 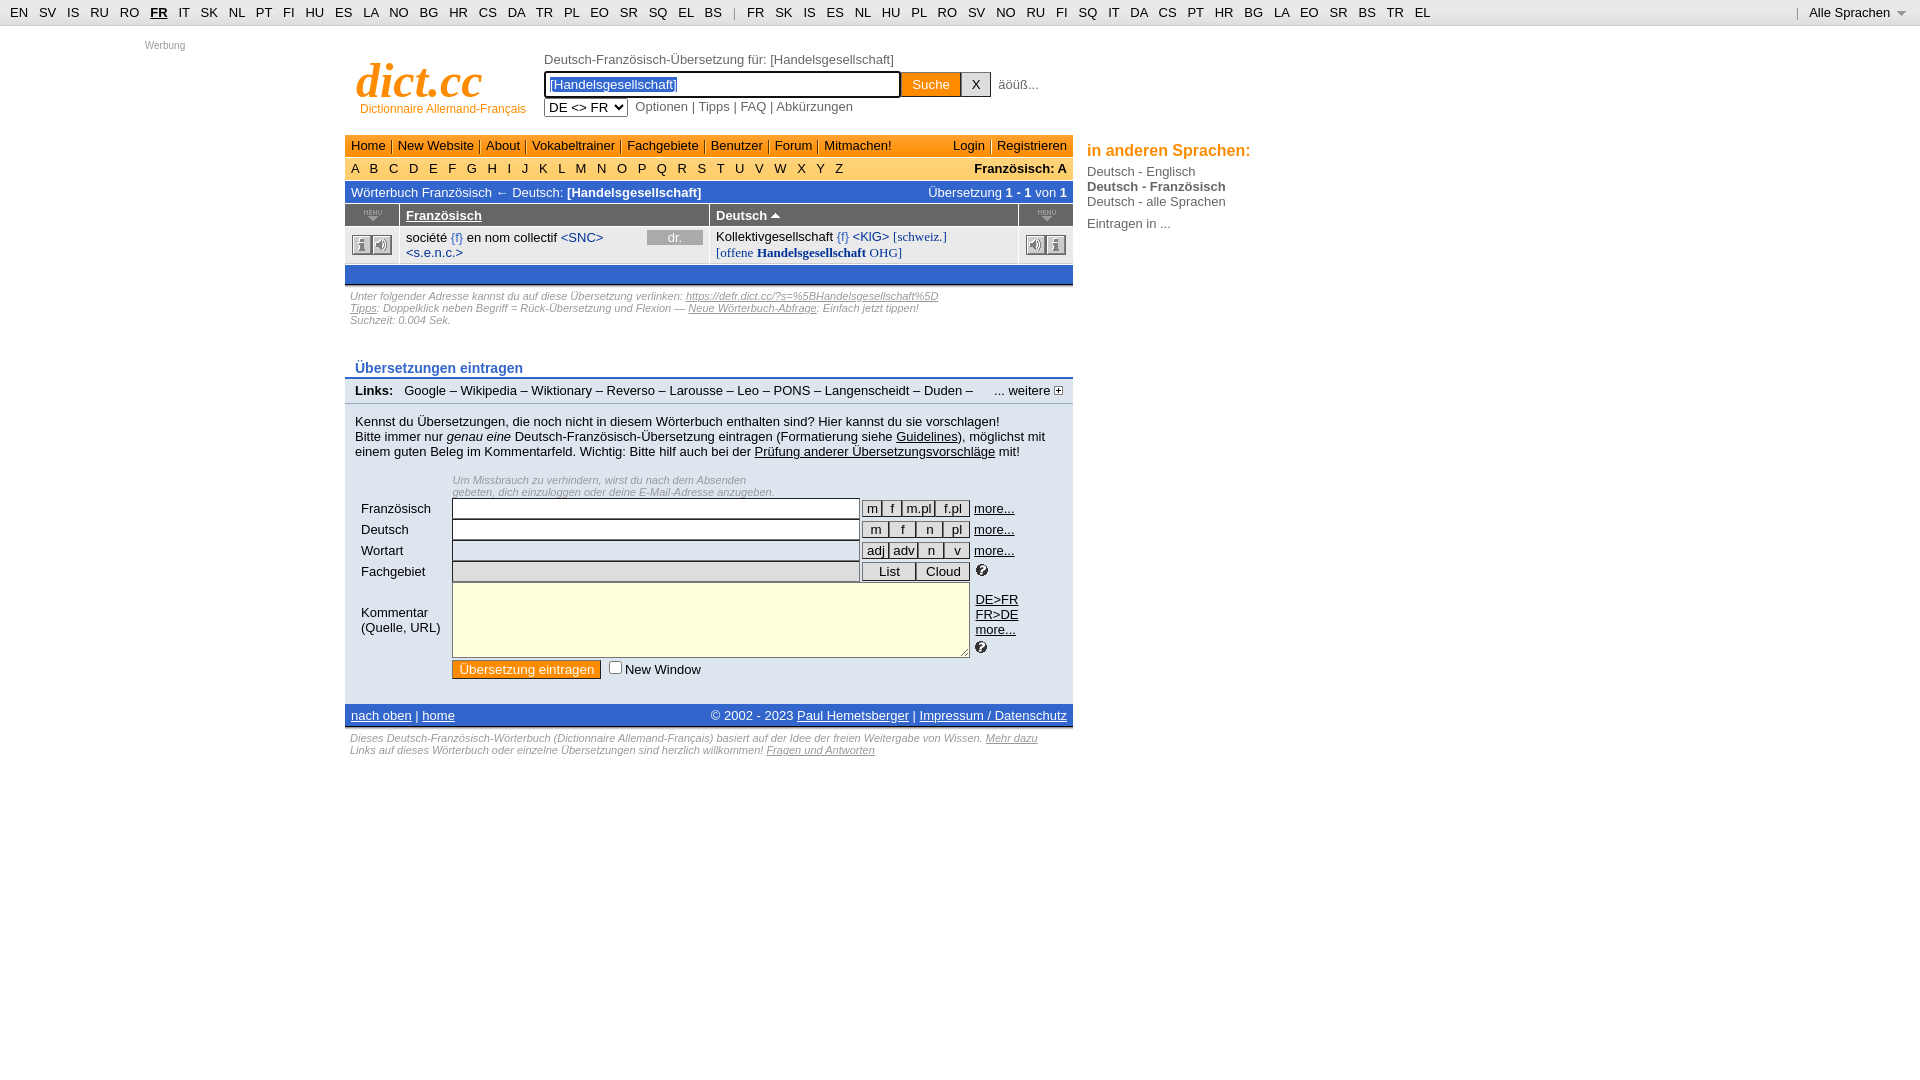 What do you see at coordinates (598, 12) in the screenshot?
I see `'EO'` at bounding box center [598, 12].